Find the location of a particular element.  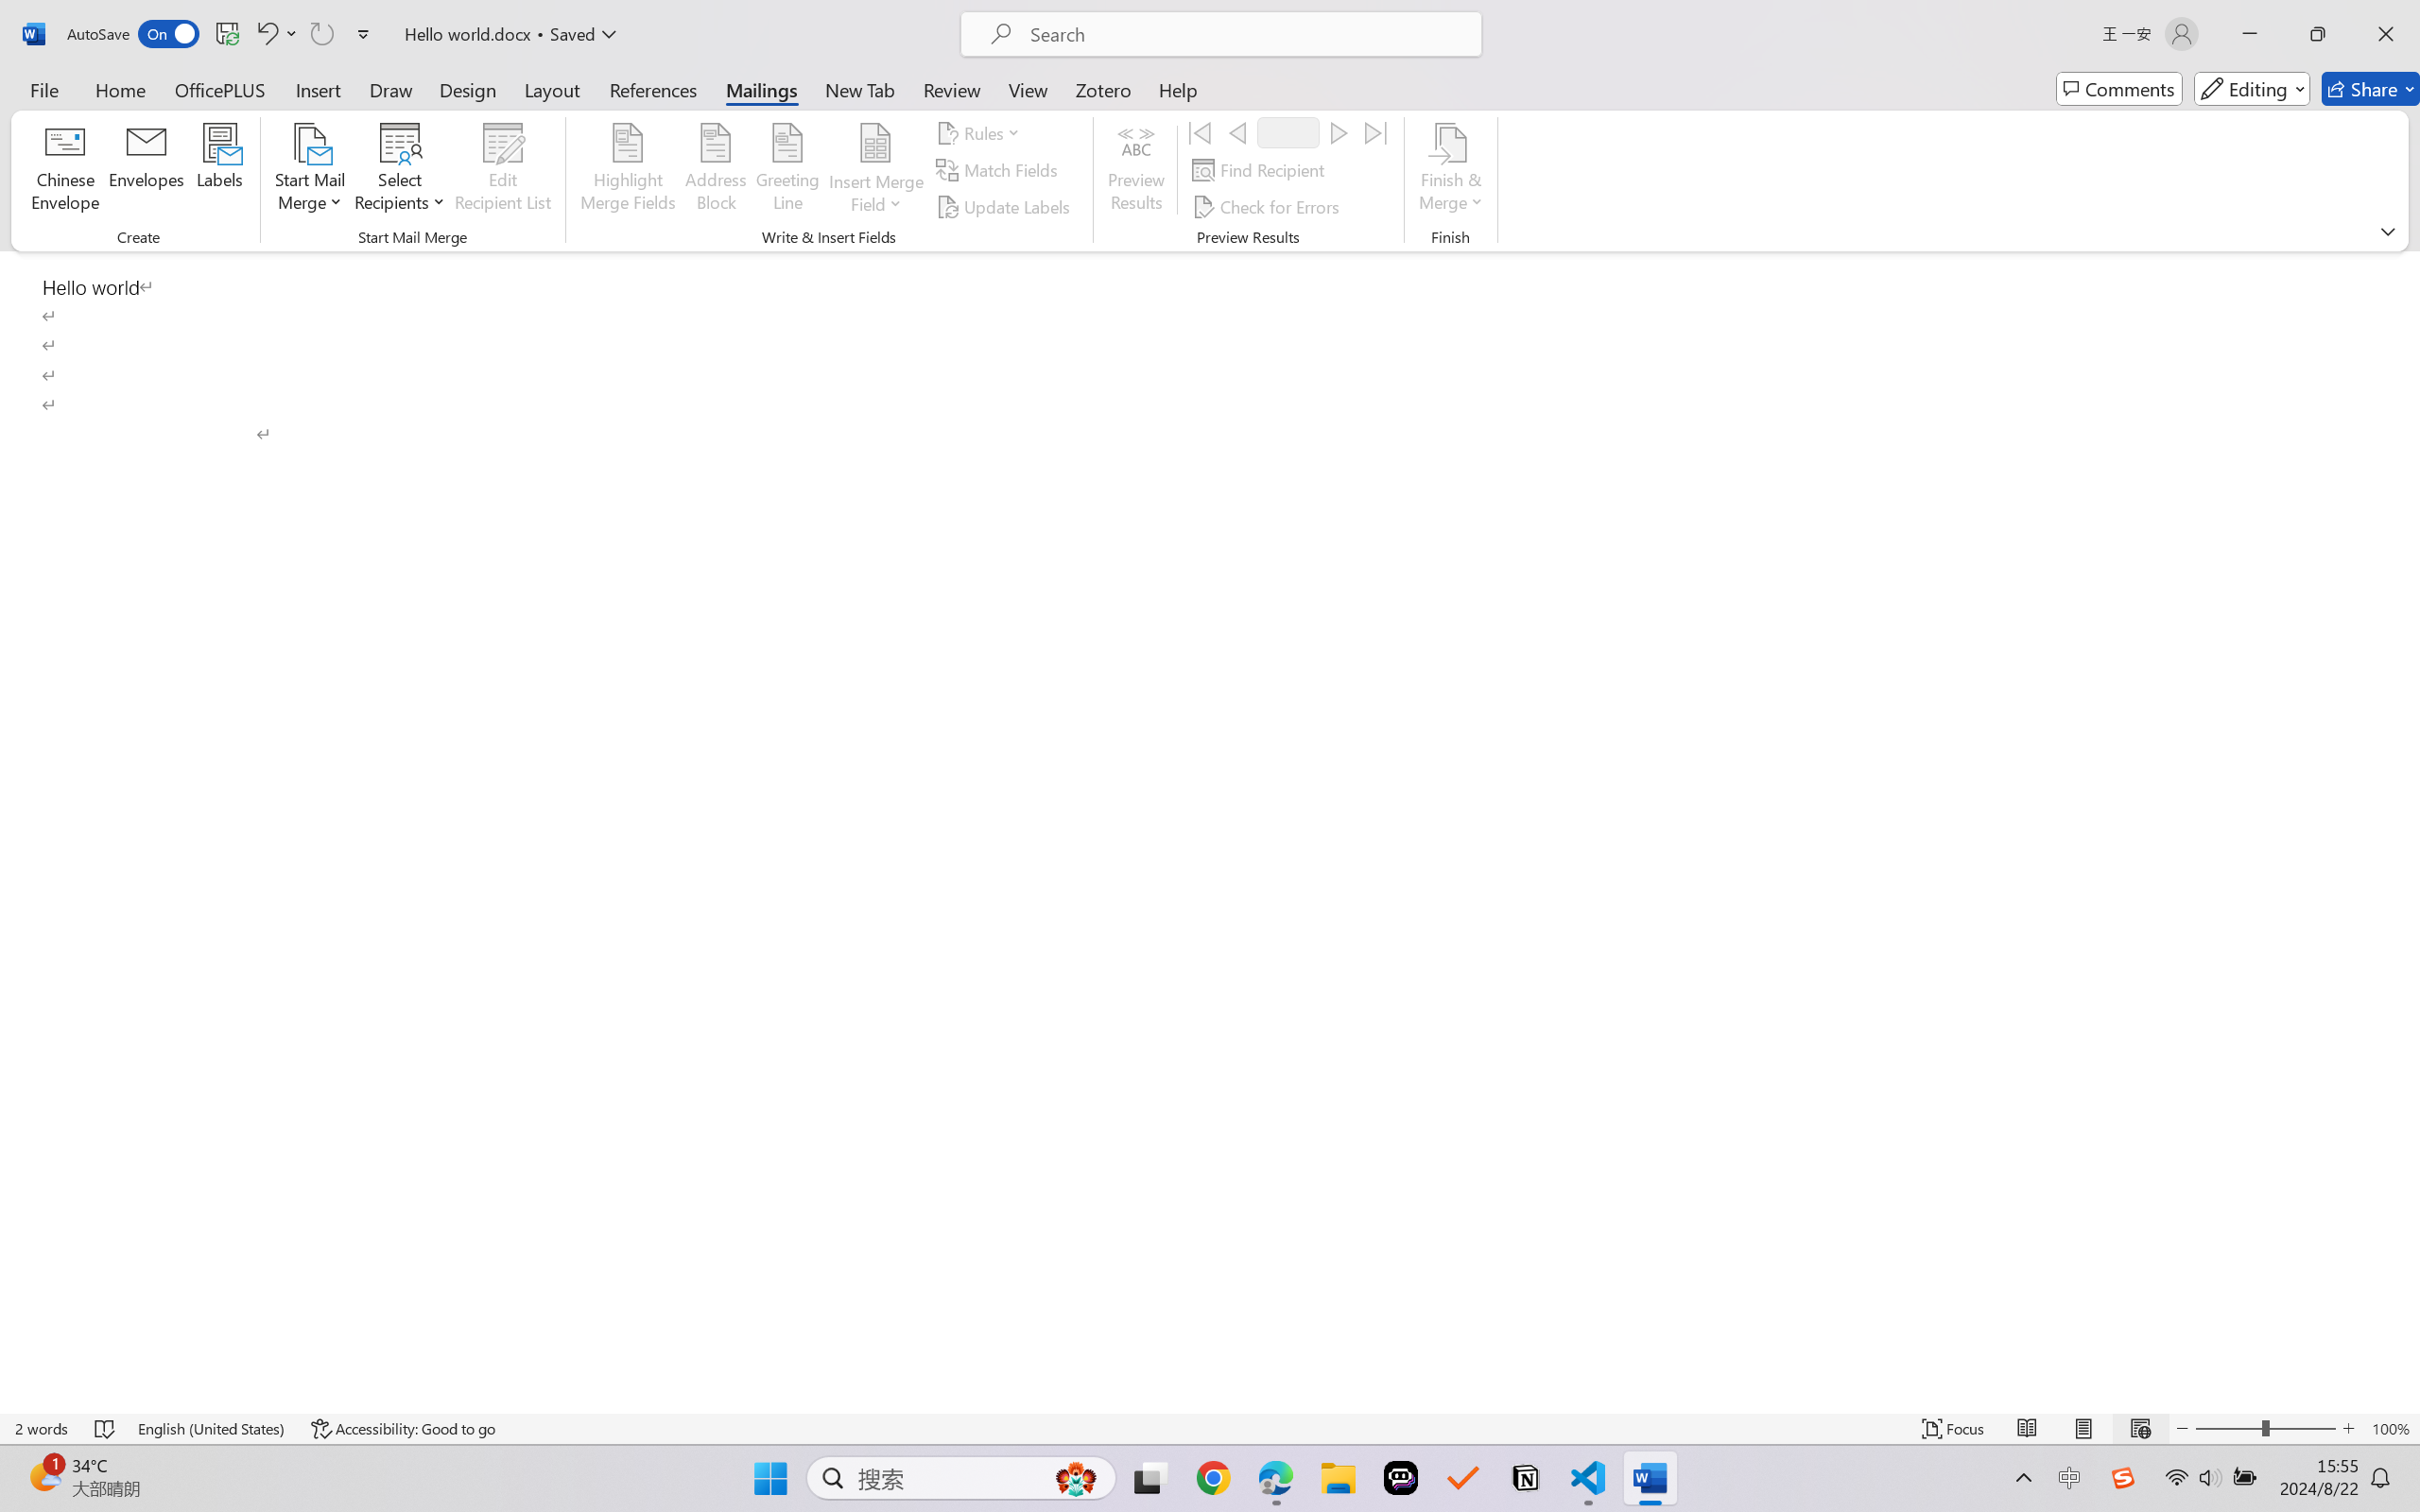

'Update Labels' is located at coordinates (1004, 207).